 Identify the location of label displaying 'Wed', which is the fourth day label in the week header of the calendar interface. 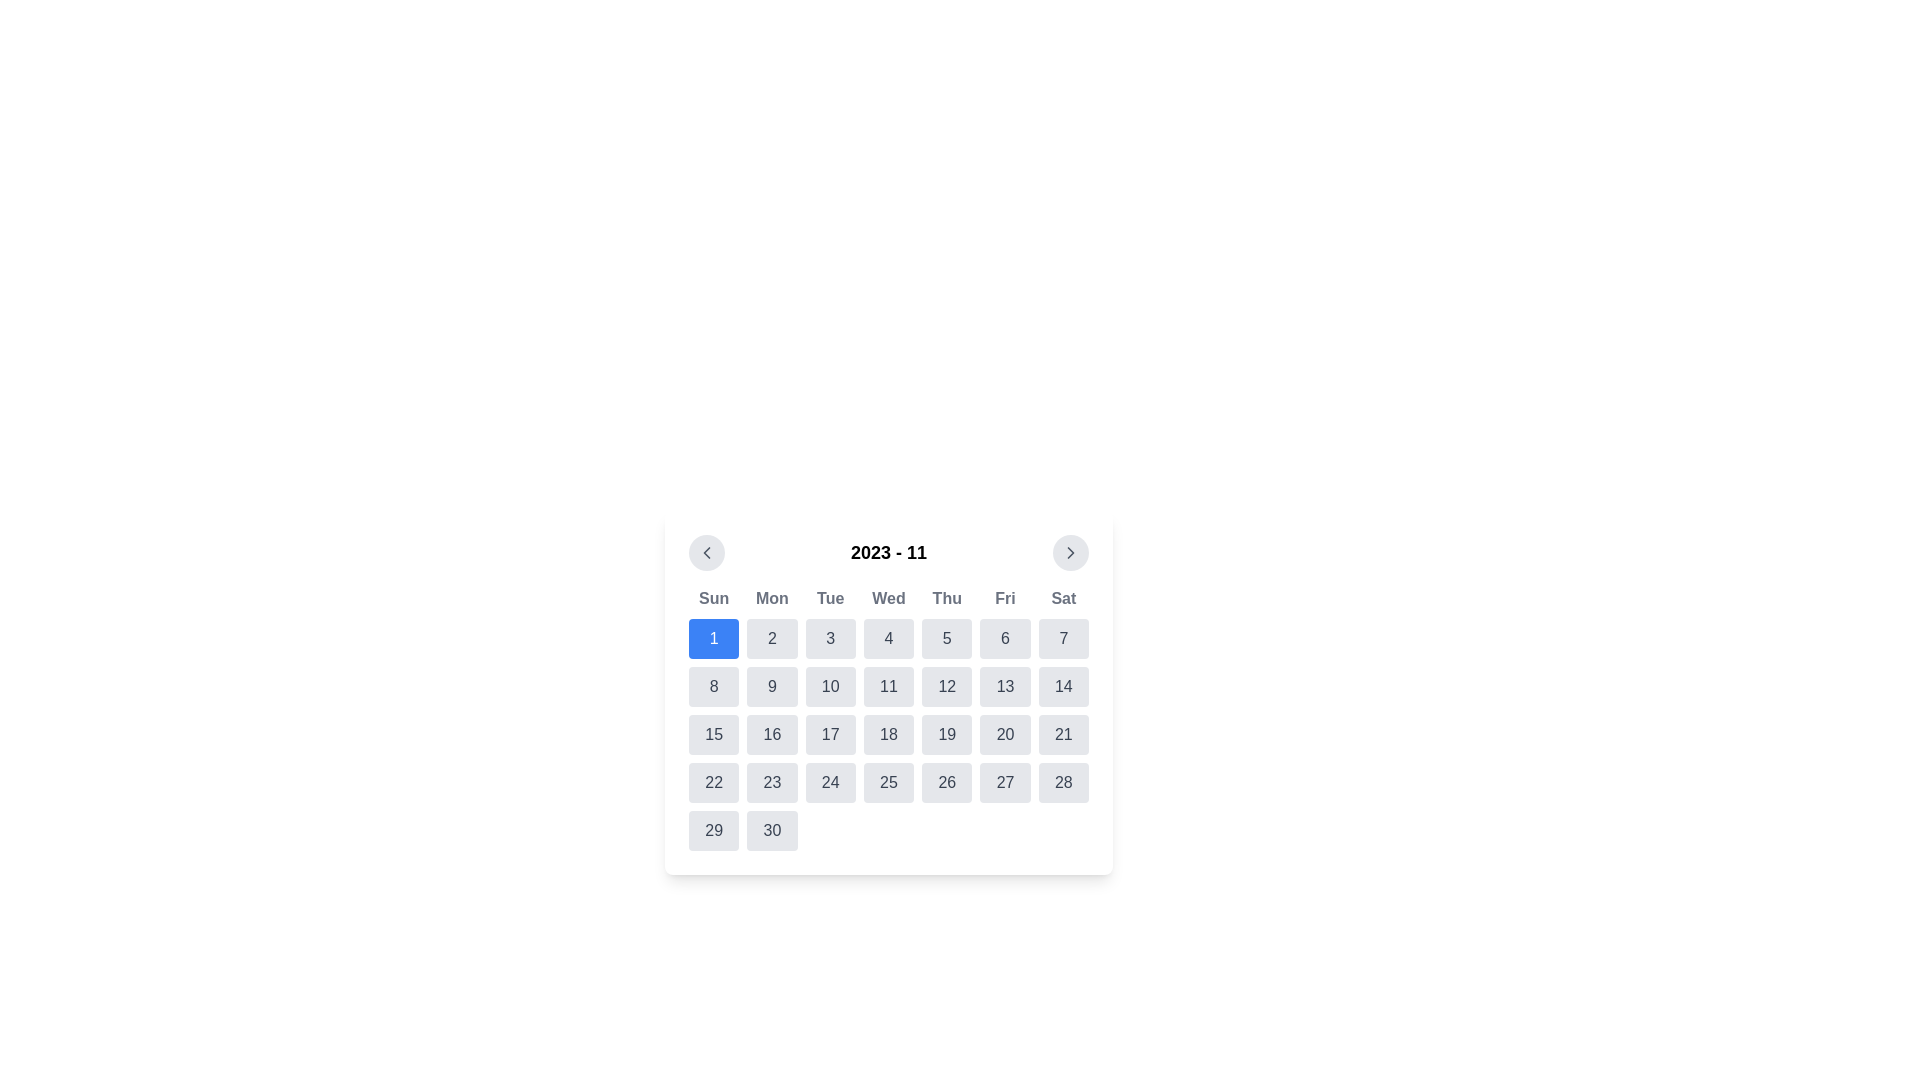
(887, 597).